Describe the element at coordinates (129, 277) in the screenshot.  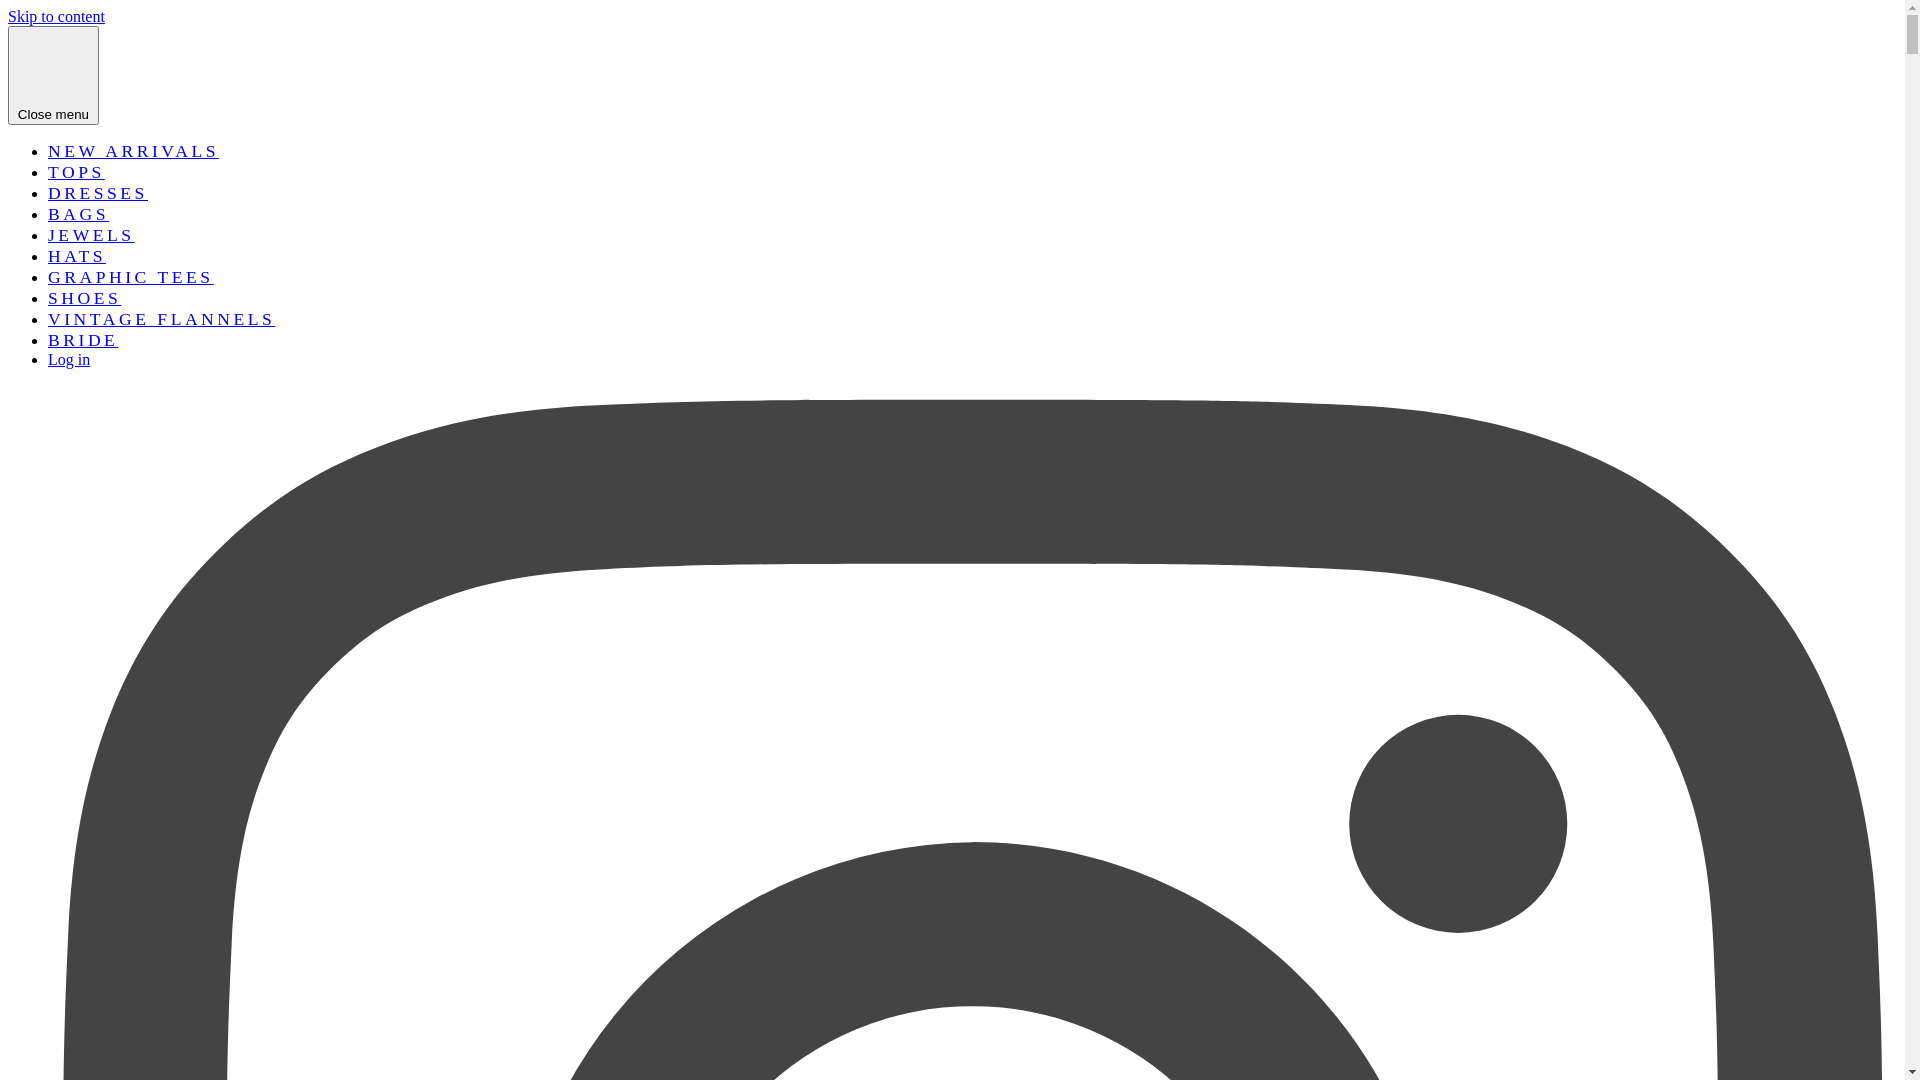
I see `'GRAPHIC TEES'` at that location.